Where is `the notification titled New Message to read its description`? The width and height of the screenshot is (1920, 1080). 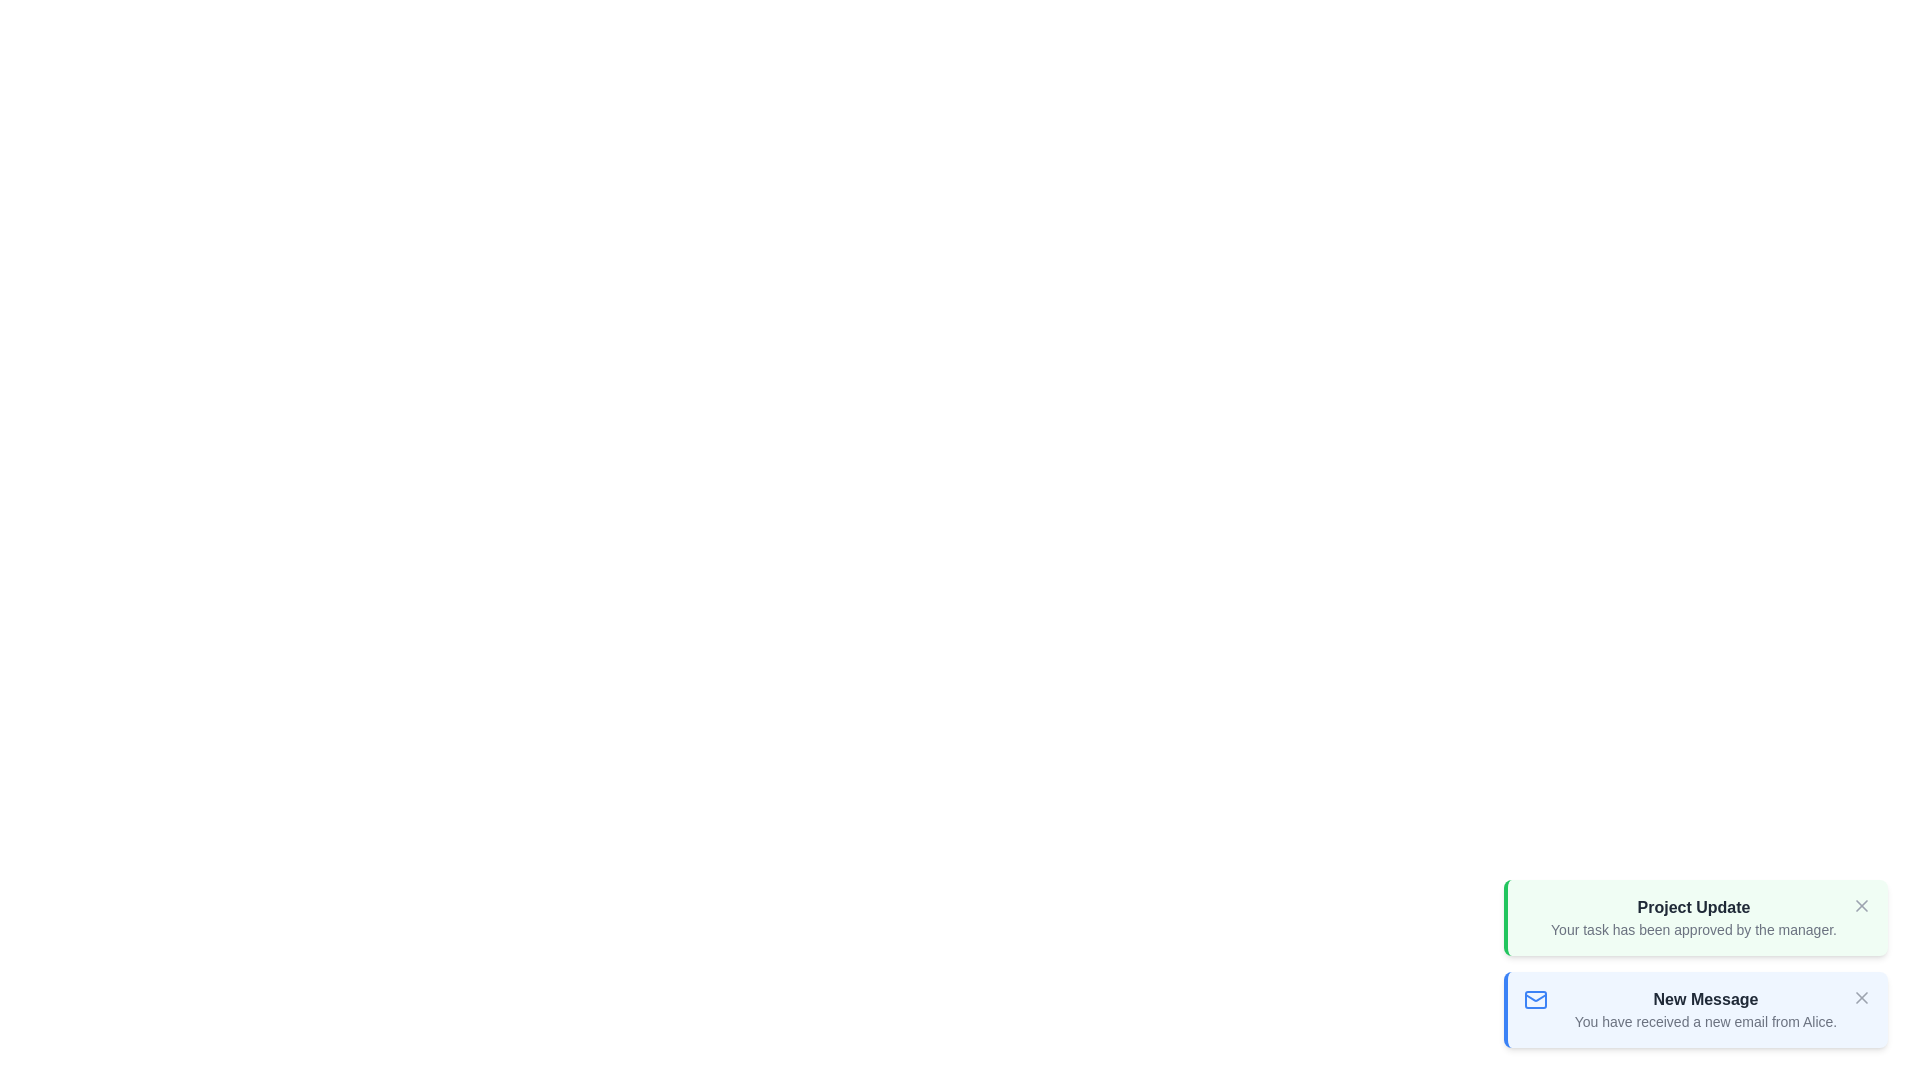
the notification titled New Message to read its description is located at coordinates (1704, 1010).